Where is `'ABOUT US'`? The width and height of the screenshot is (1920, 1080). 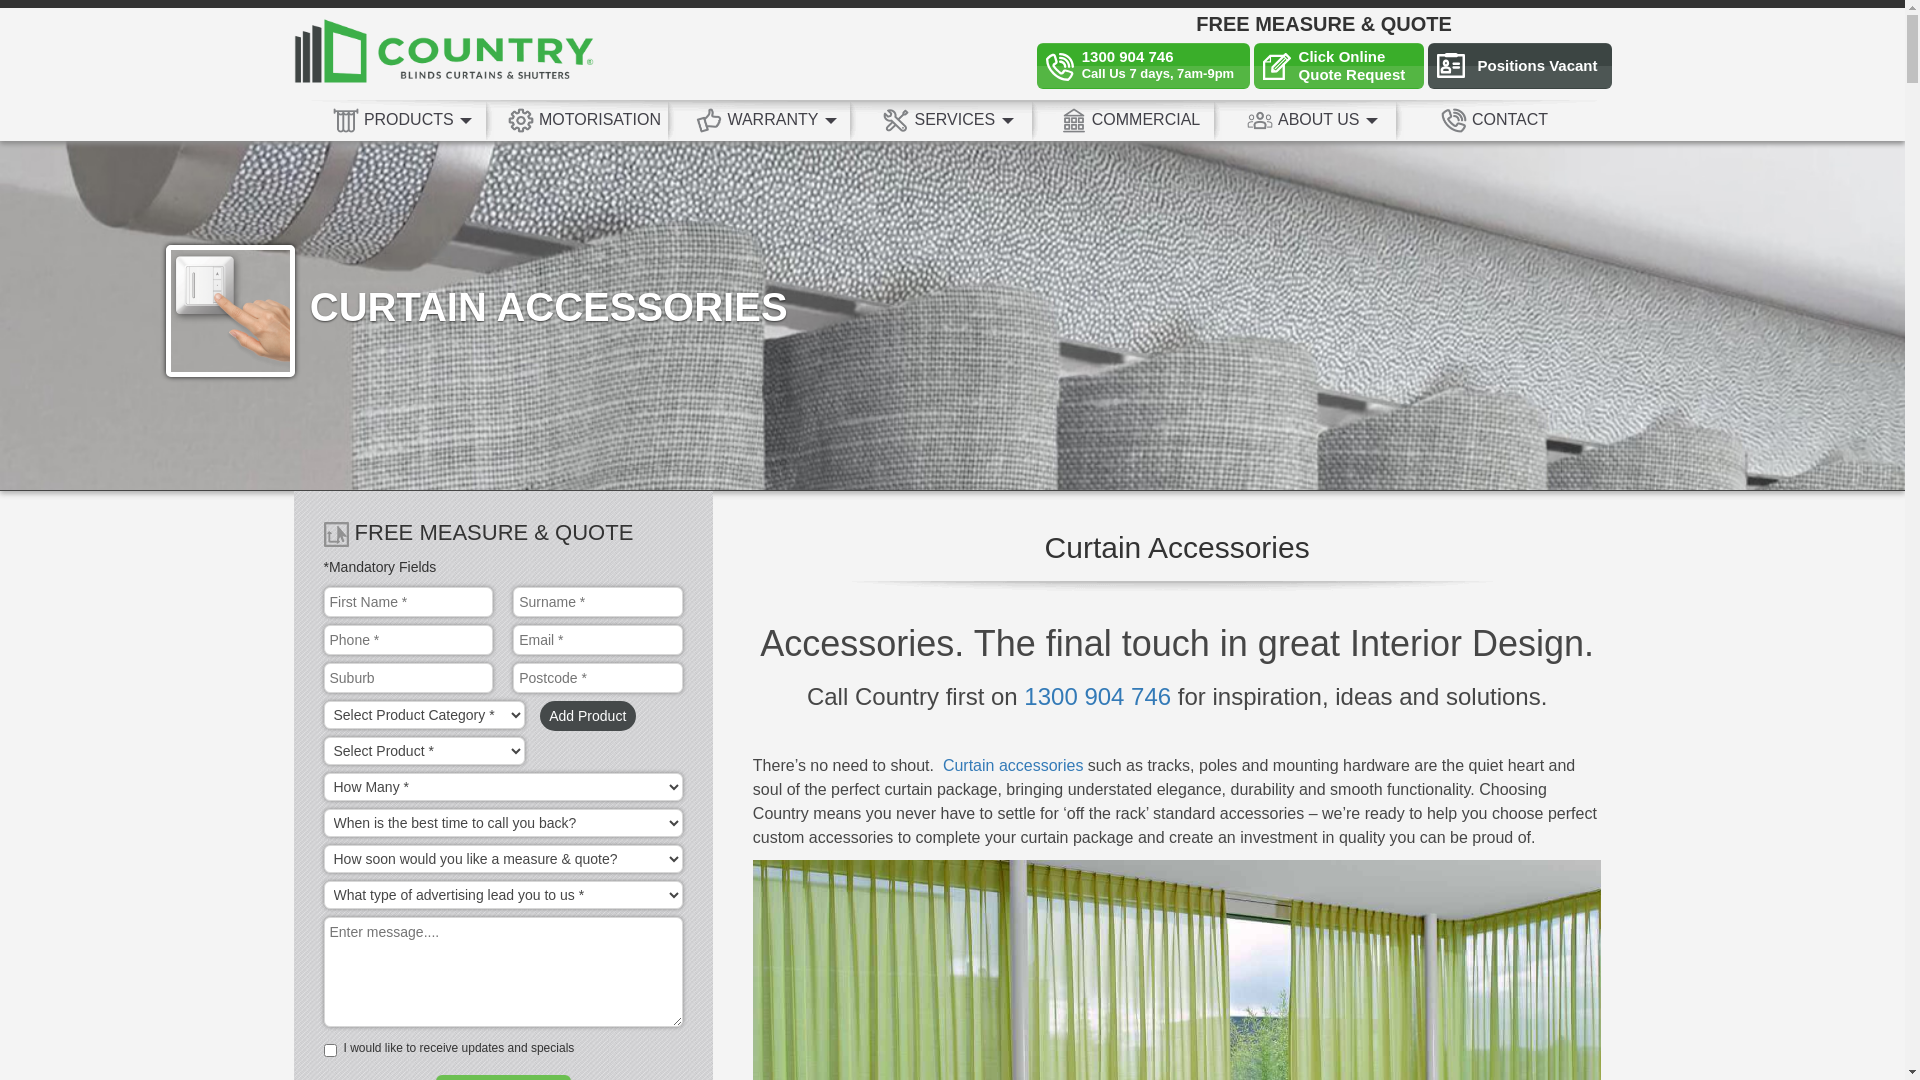 'ABOUT US' is located at coordinates (1313, 120).